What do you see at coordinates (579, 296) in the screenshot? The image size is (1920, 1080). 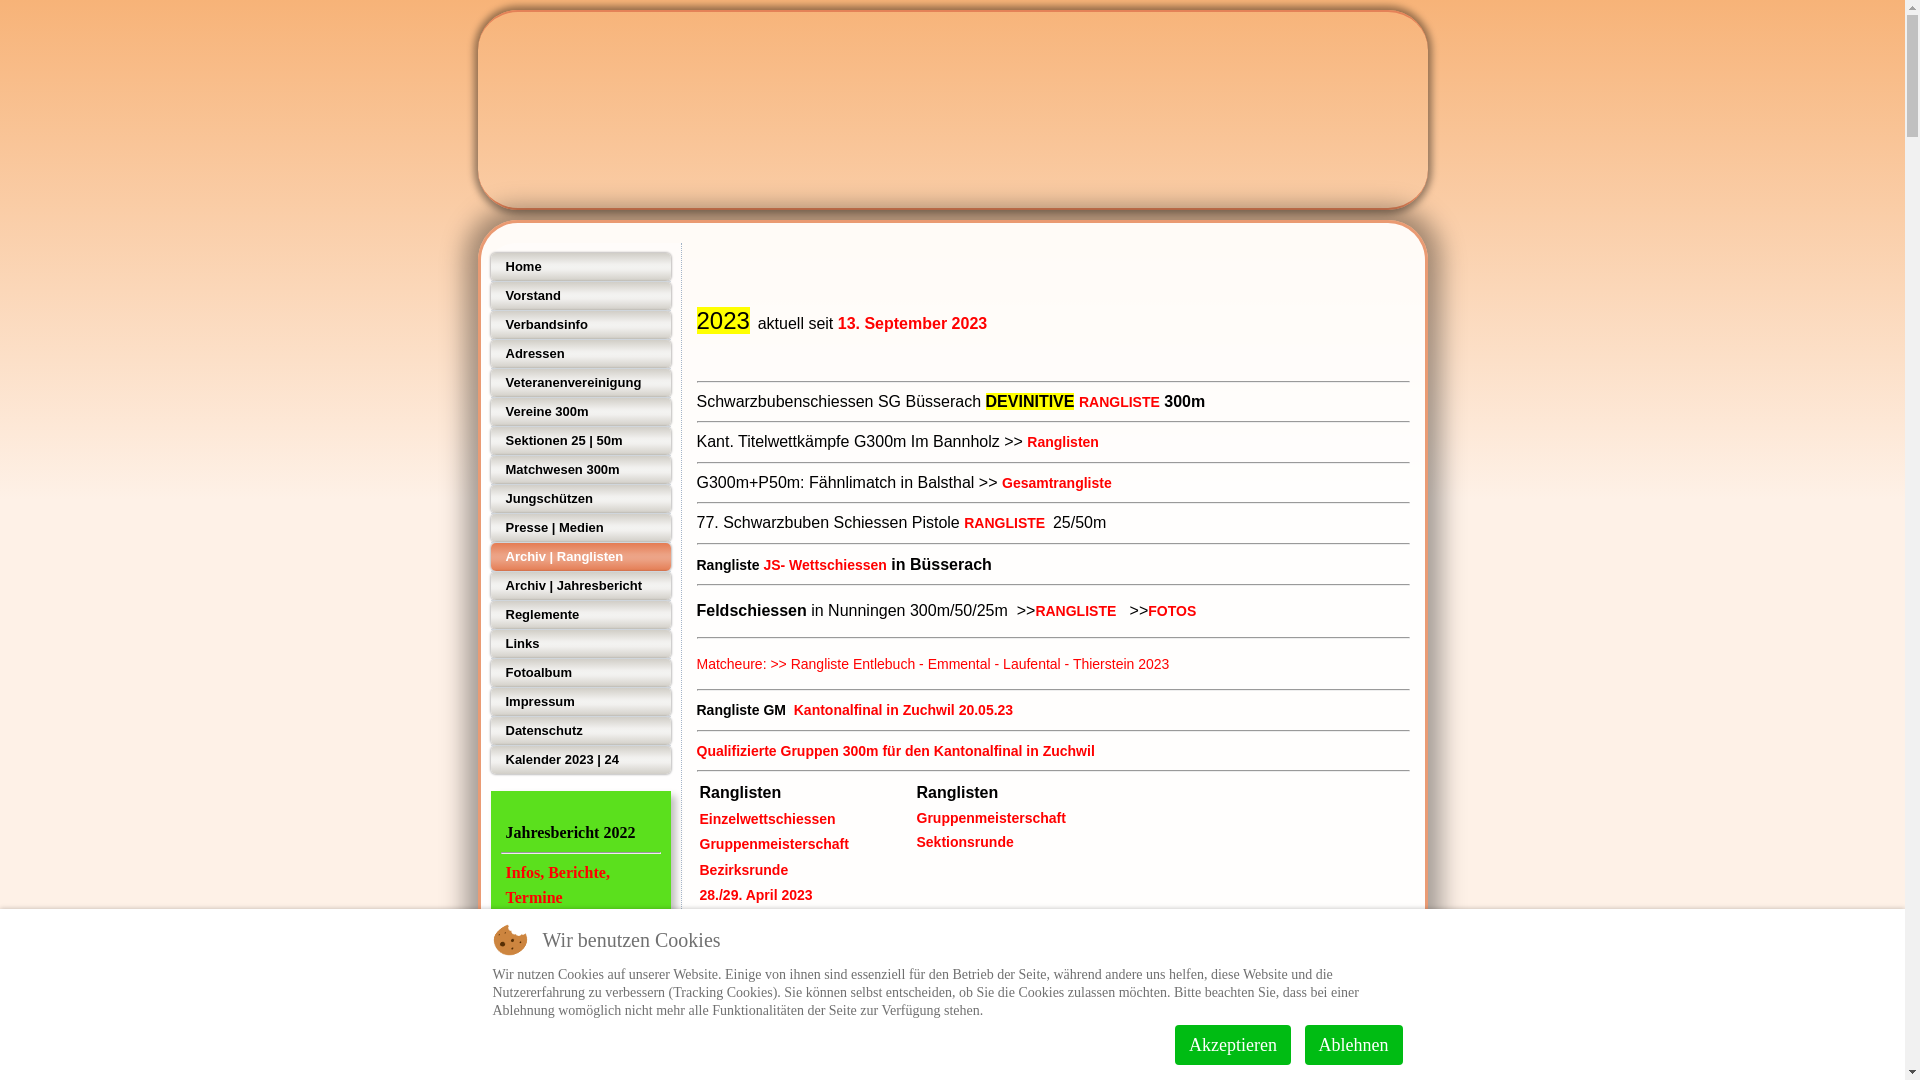 I see `'Vorstand'` at bounding box center [579, 296].